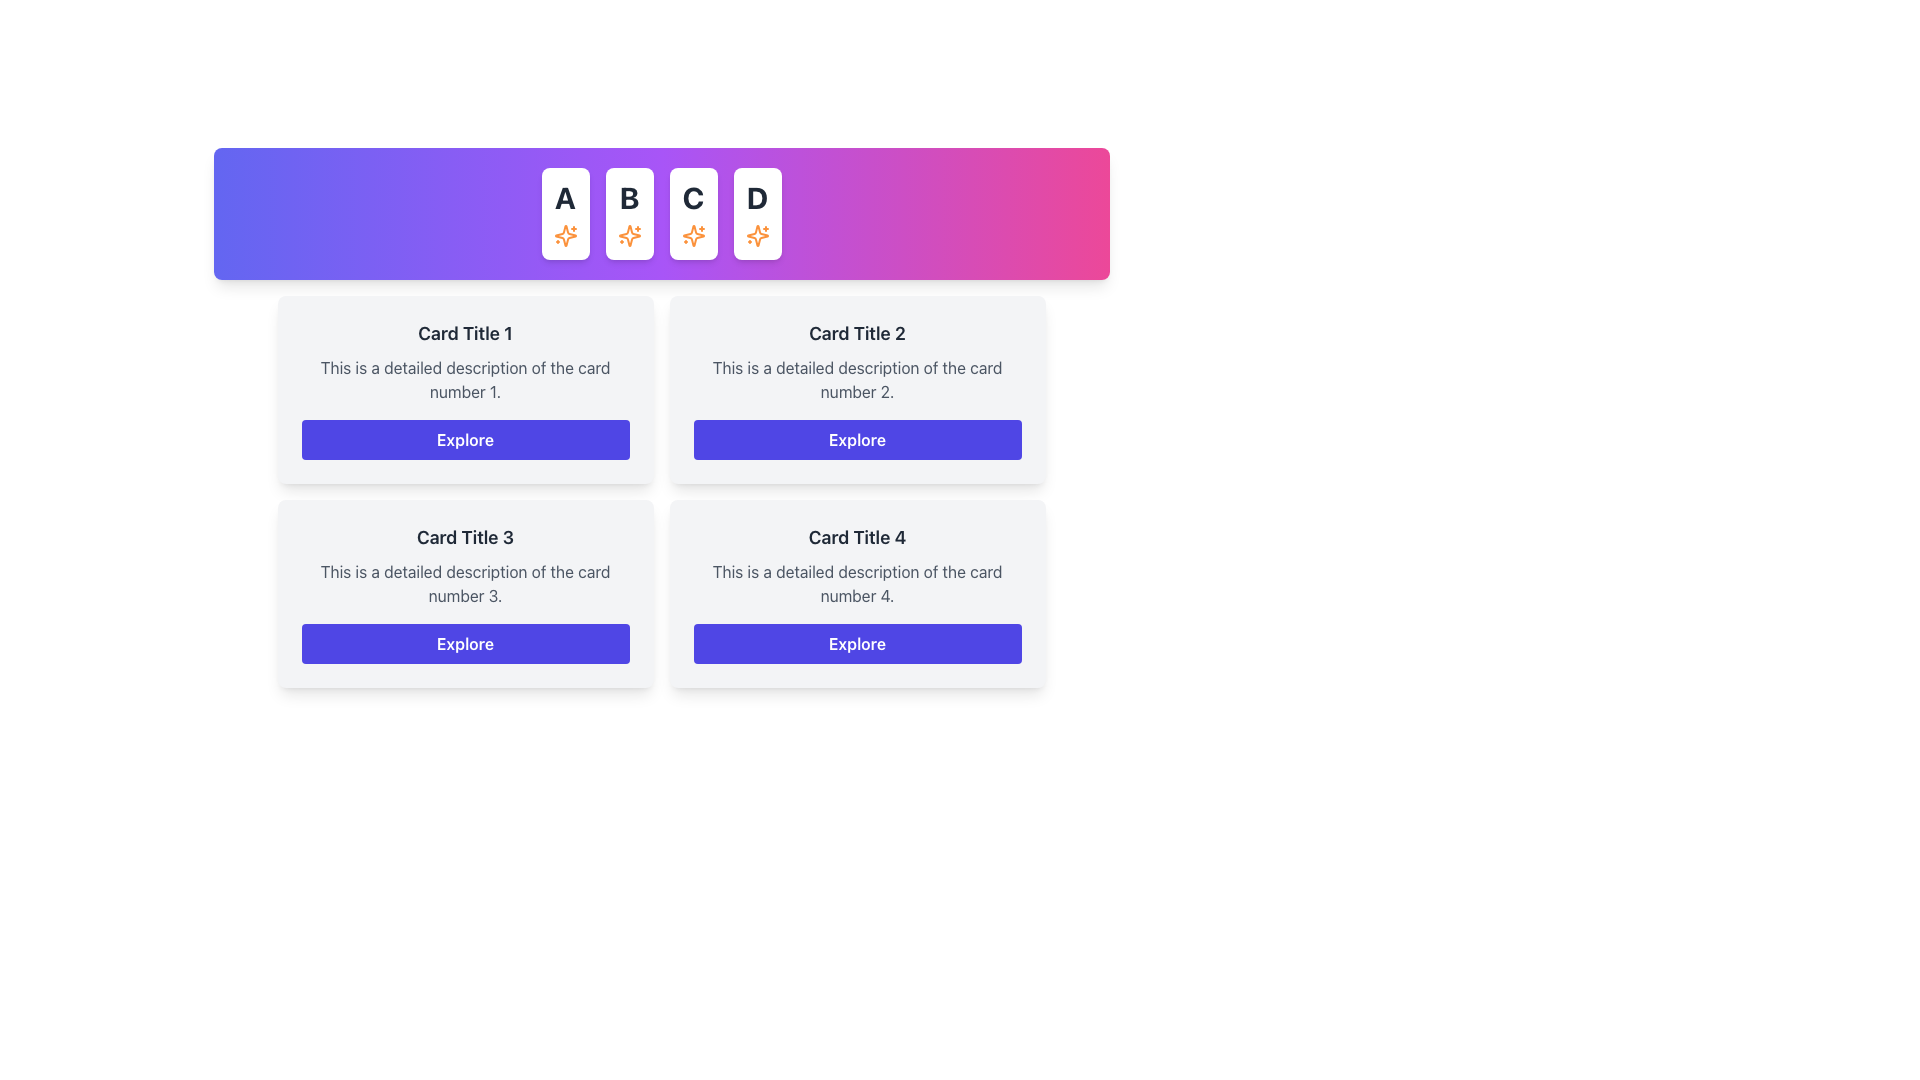  Describe the element at coordinates (693, 197) in the screenshot. I see `the bold and large letter 'C' in the third card of a horizontally aligned series of letters, styled in dark gray` at that location.